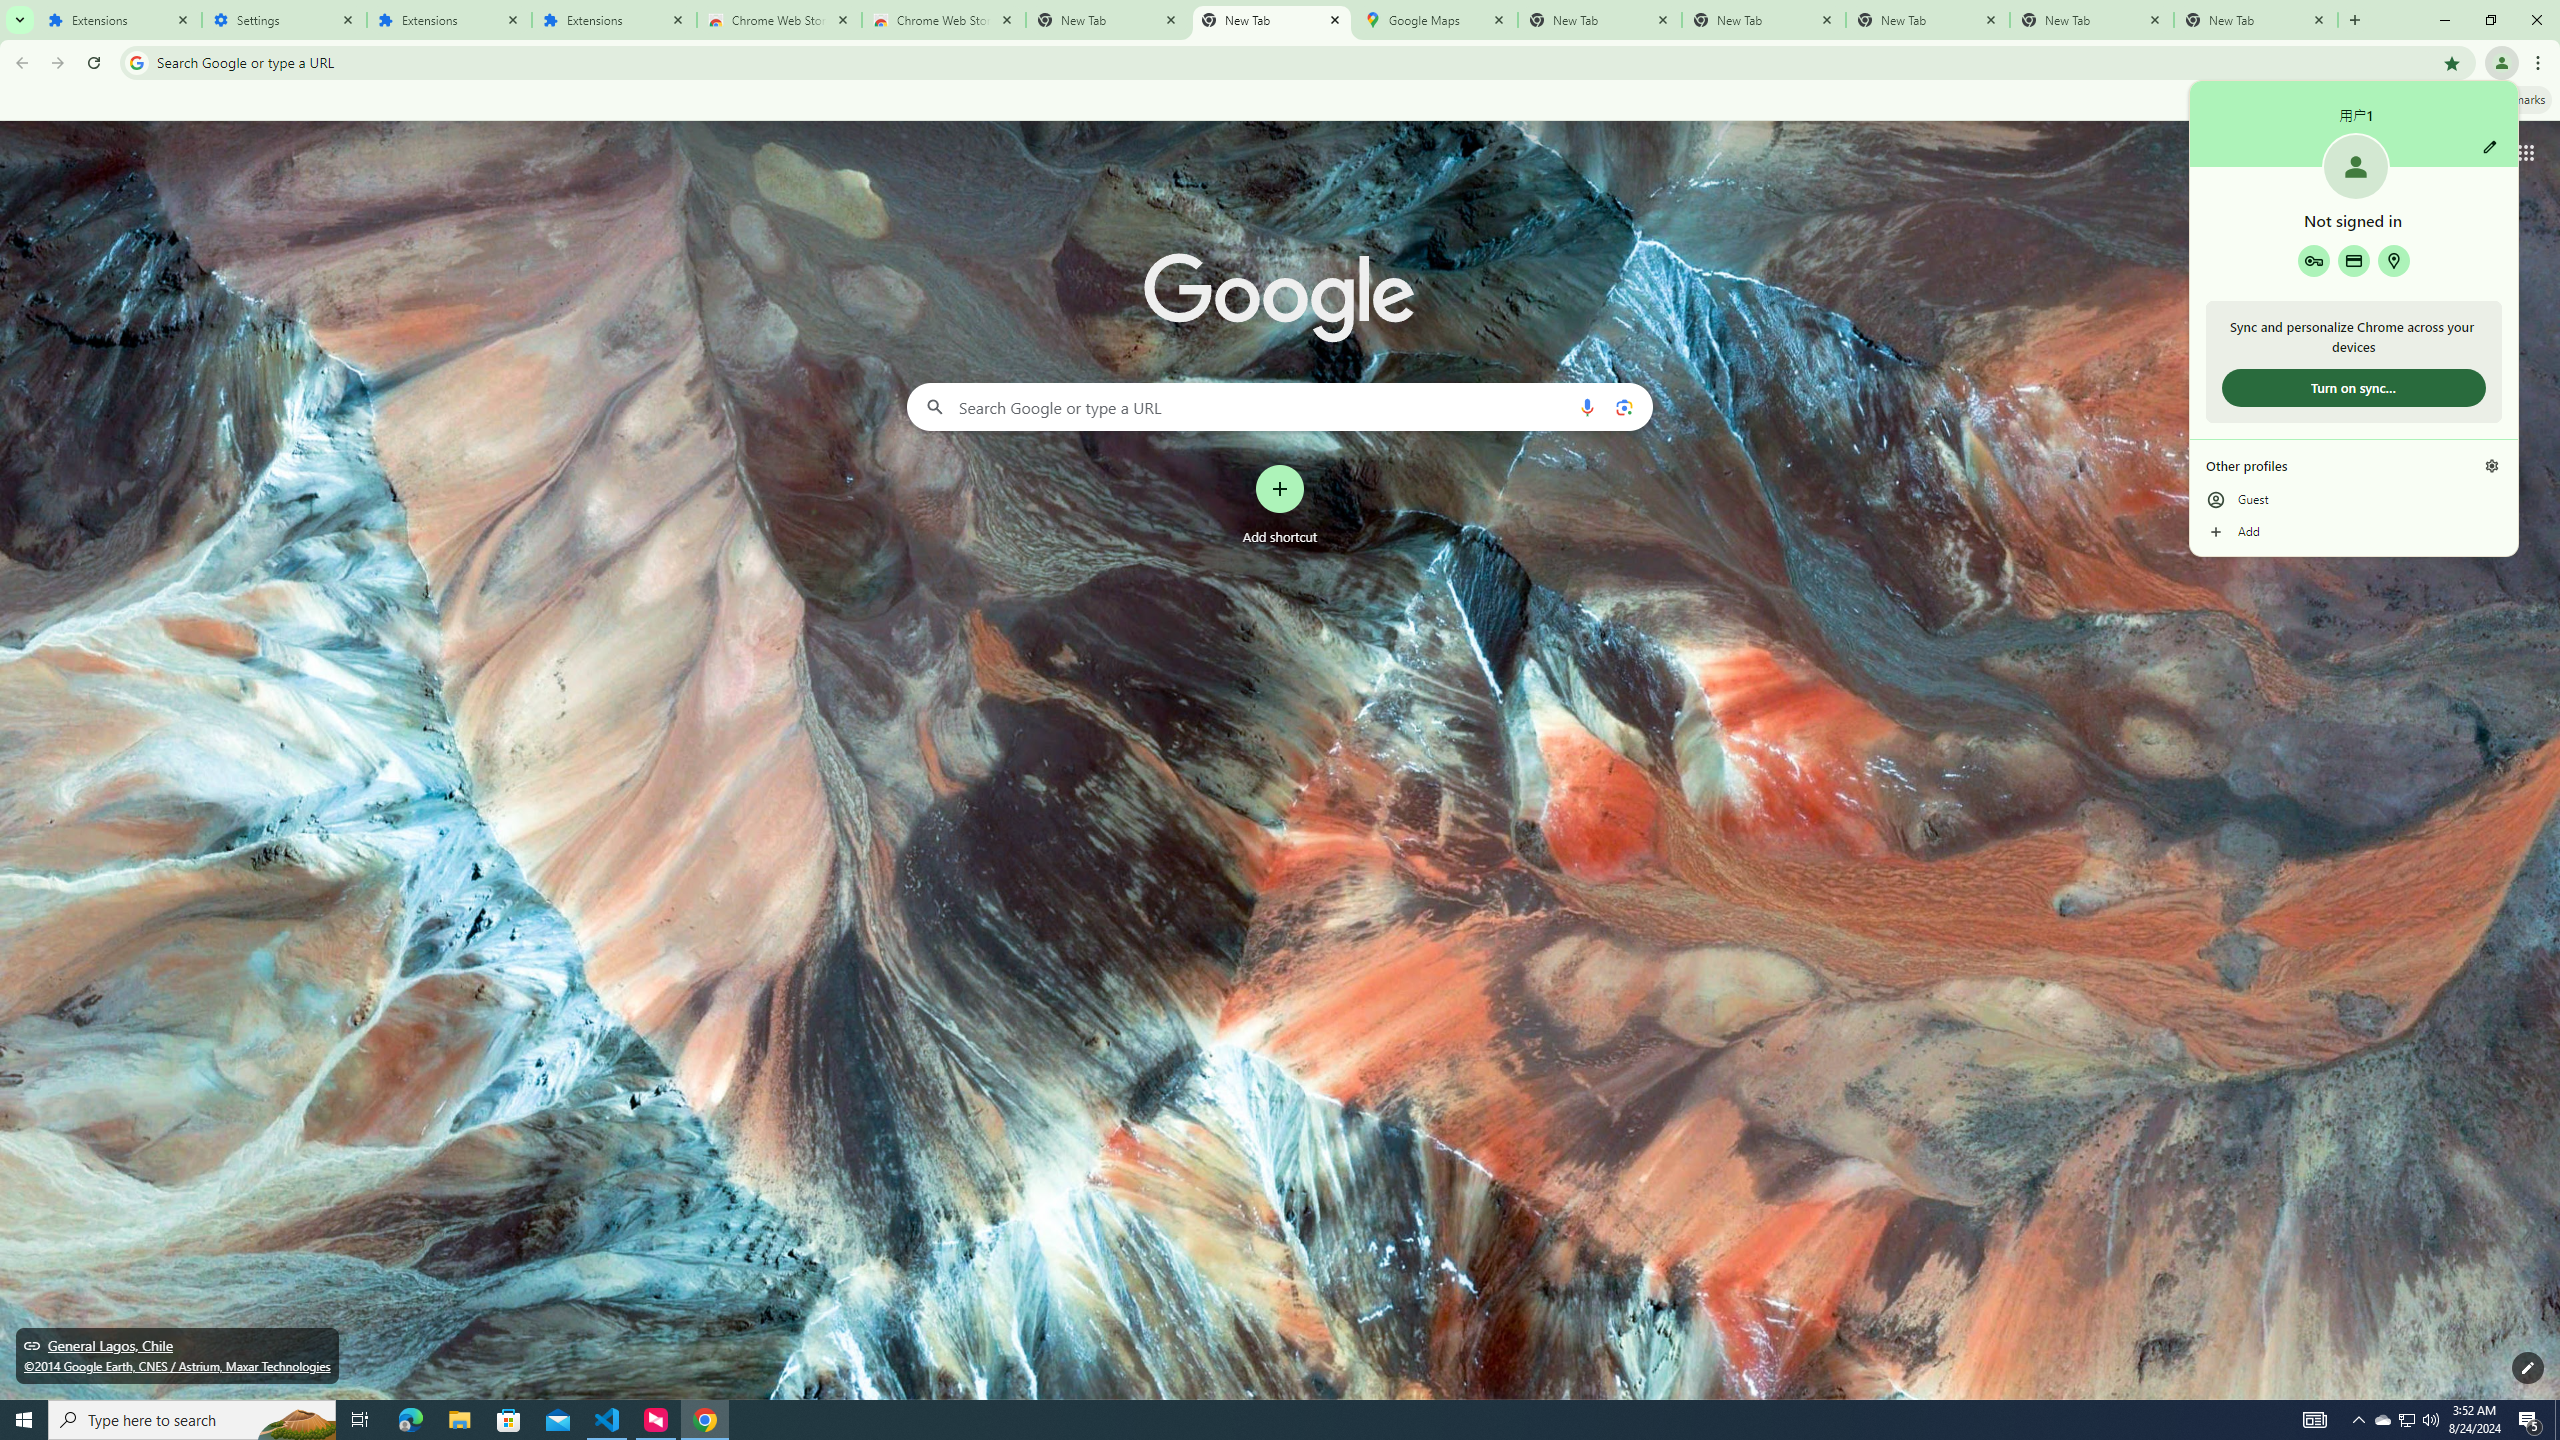 The height and width of the screenshot is (1440, 2560). What do you see at coordinates (705, 1418) in the screenshot?
I see `'Google Chrome - 1 running window'` at bounding box center [705, 1418].